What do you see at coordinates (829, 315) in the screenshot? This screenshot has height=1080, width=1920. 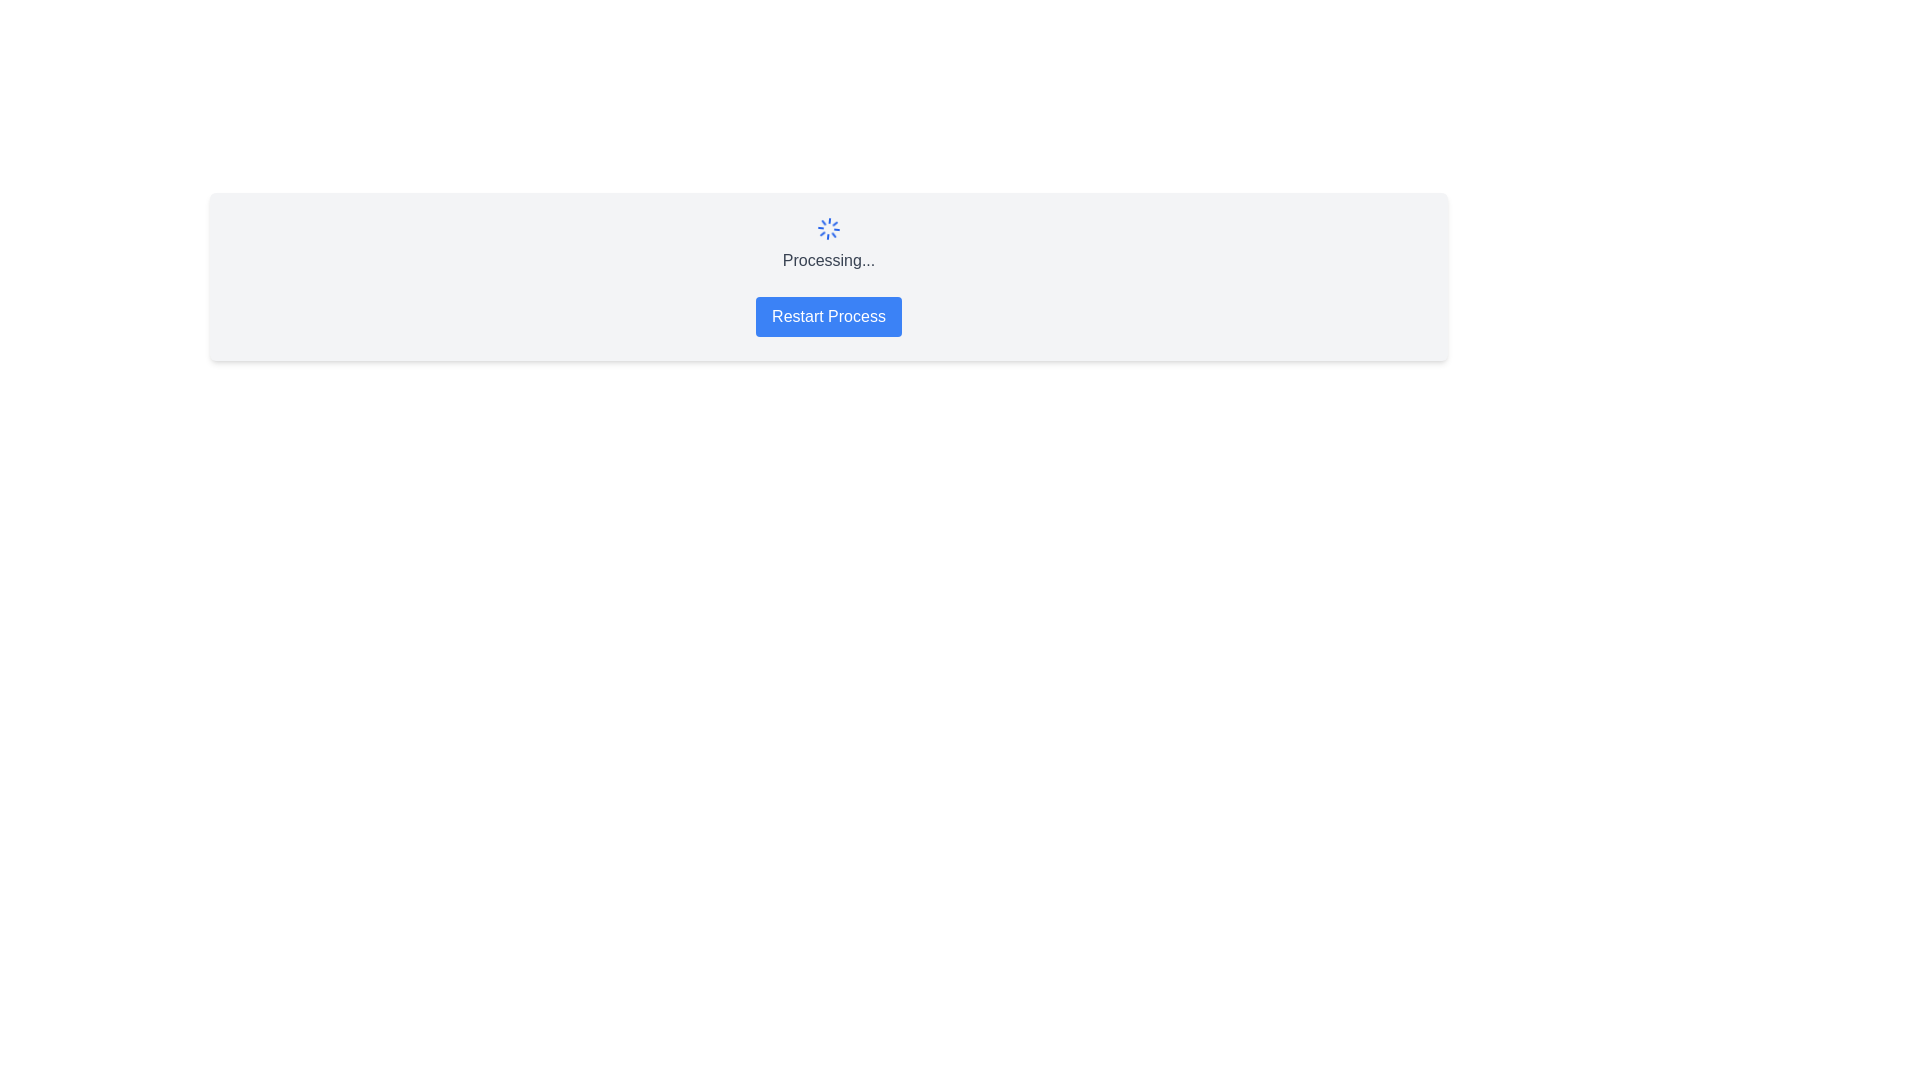 I see `the 'Restart Process' button, which is a blue button with white text, located below the spinner animation and the 'Processing...' text` at bounding box center [829, 315].